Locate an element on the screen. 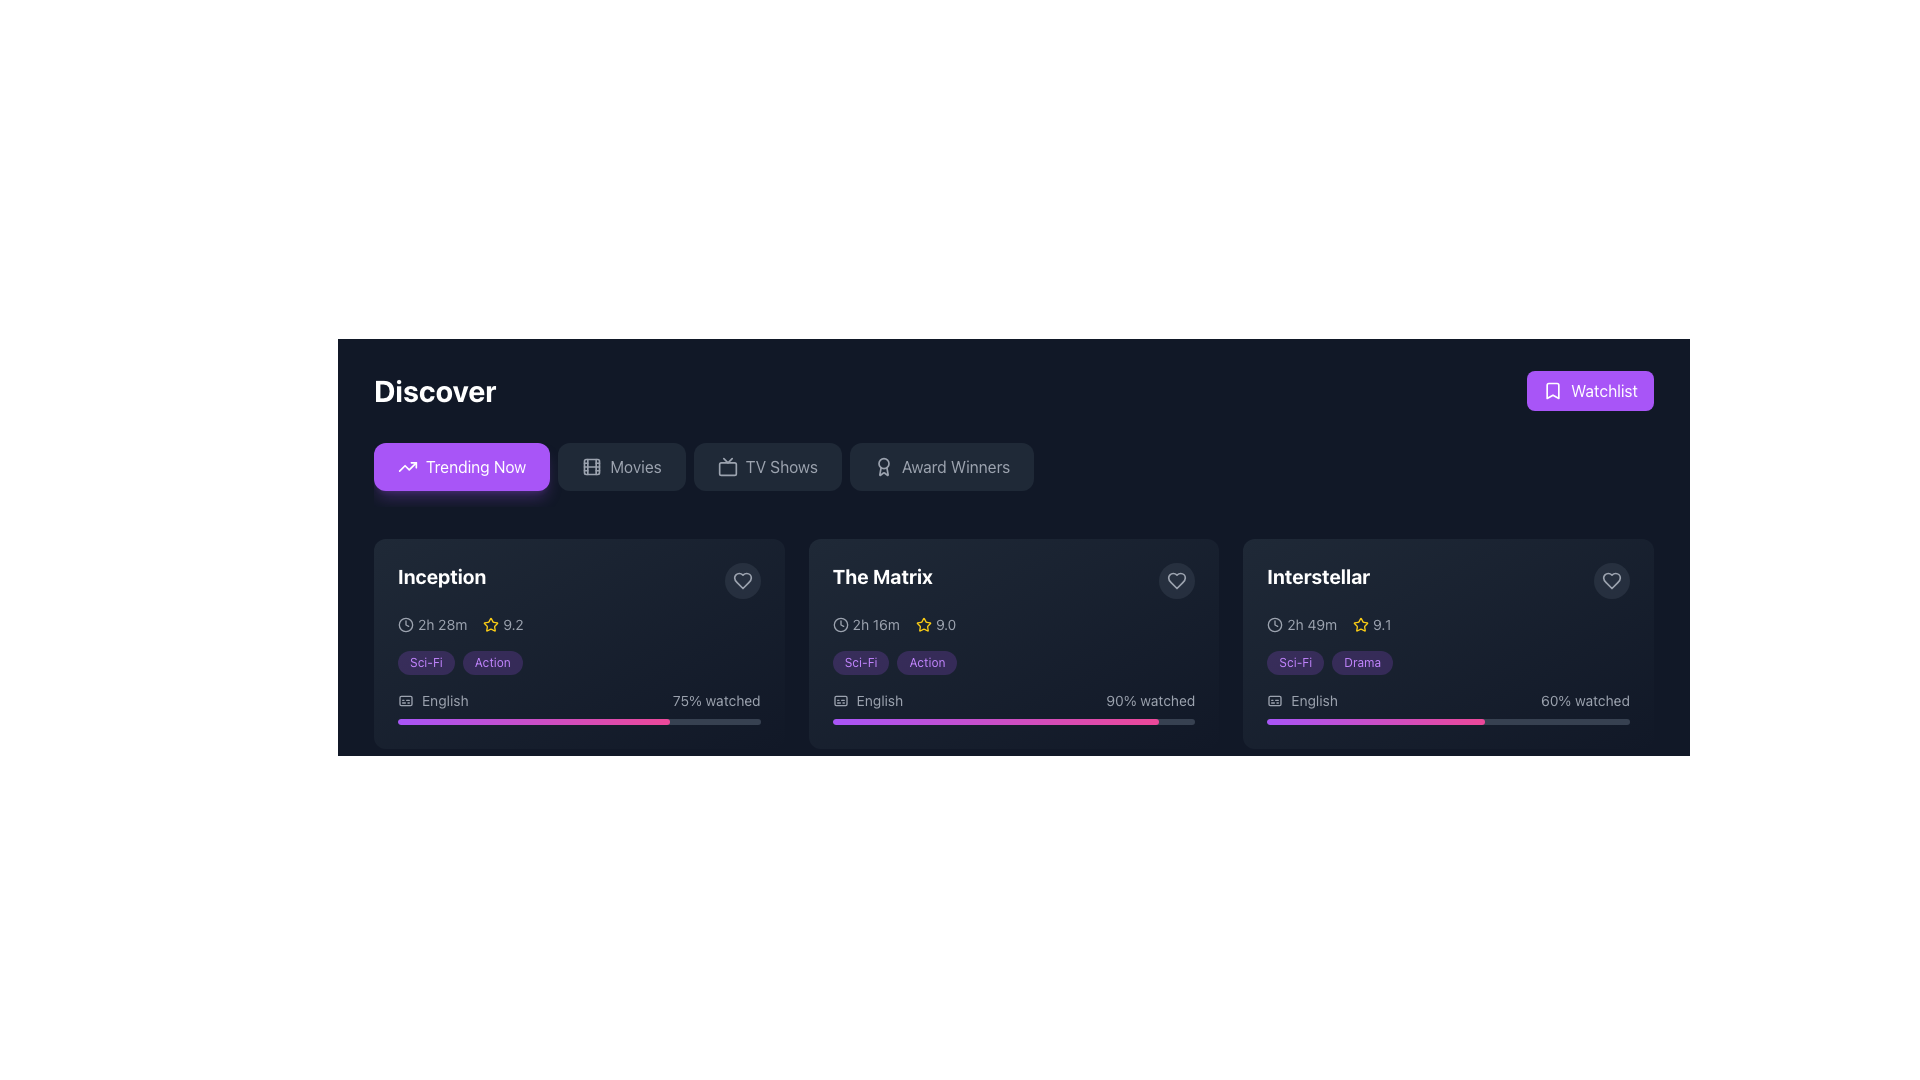  the bold, large white text label 'Interstellar' which changes to purple on hover, located in the upper-left corner of the third card in a horizontal list of similar cards is located at coordinates (1318, 577).